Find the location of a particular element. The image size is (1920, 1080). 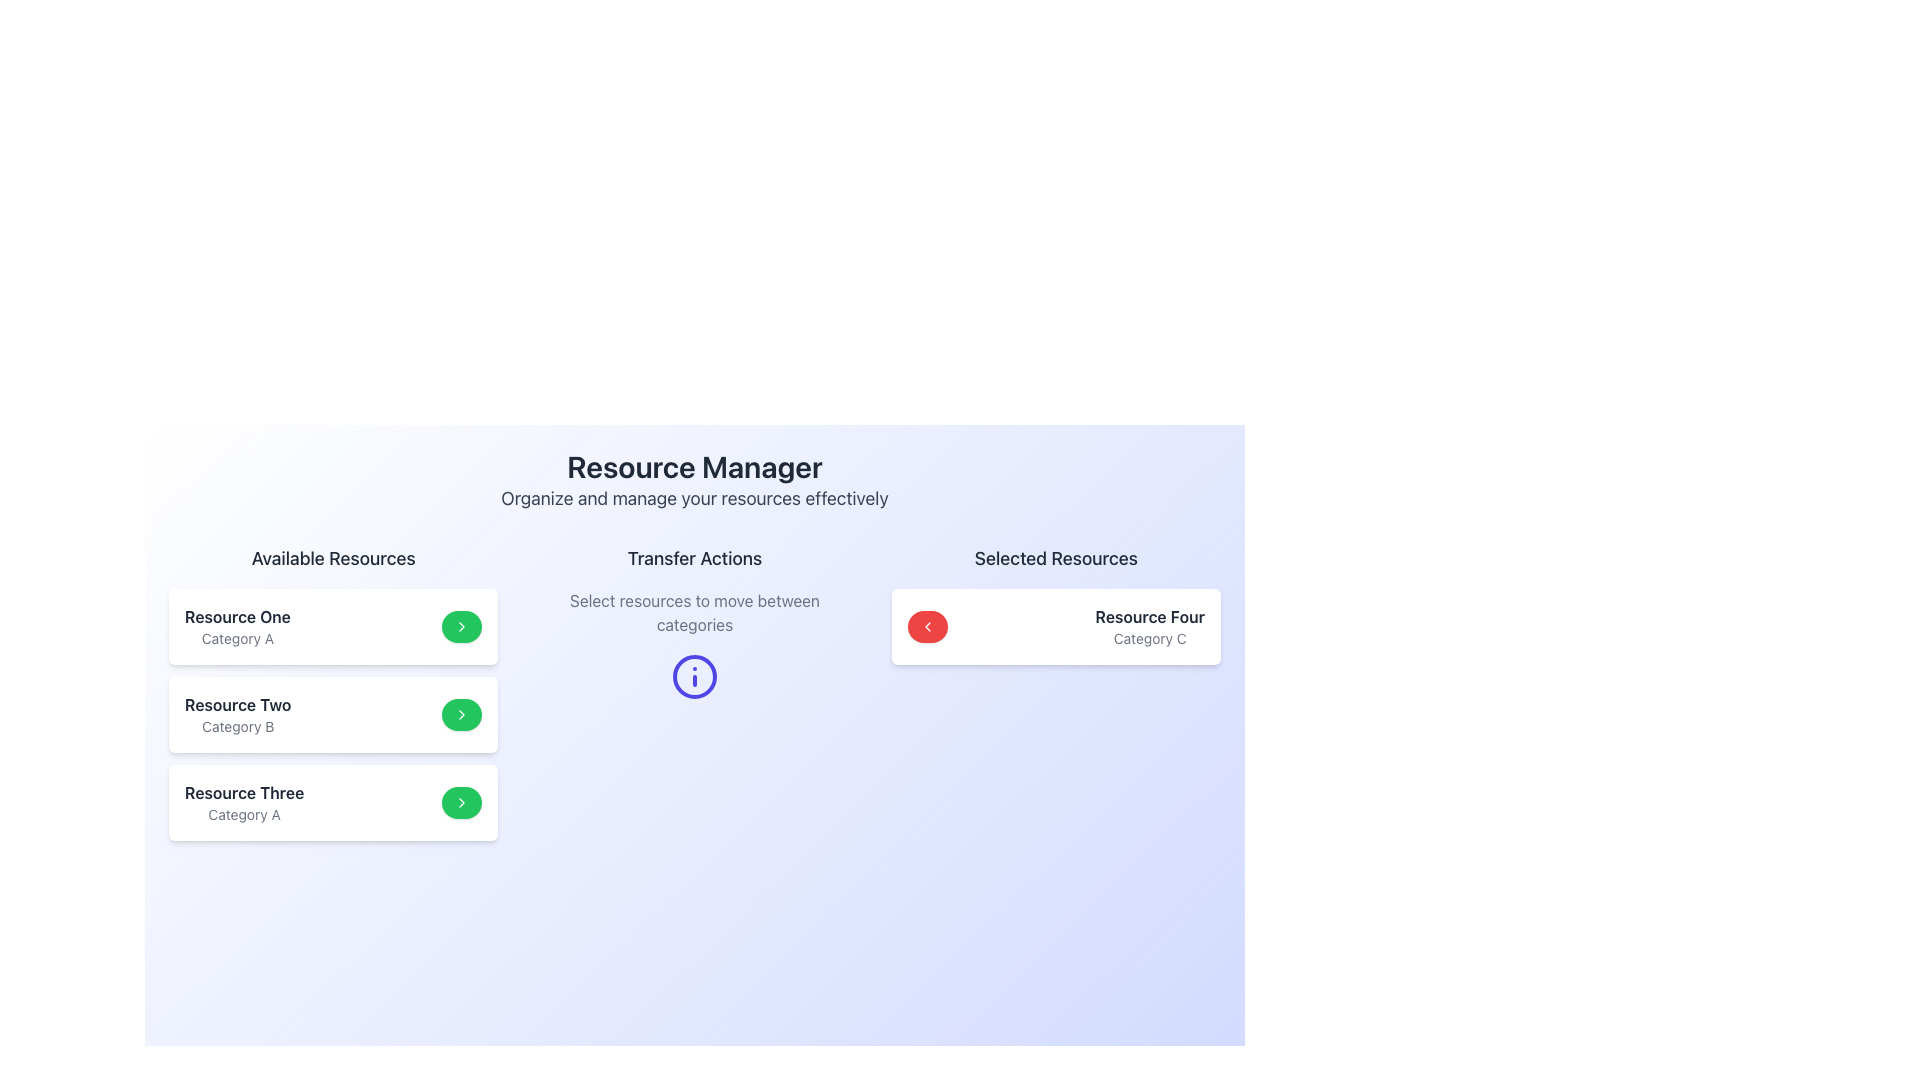

the text label that reads 'Category B', which is styled in gray and located below the title 'Resource Two' in the second panel of the 'Available Resources' section is located at coordinates (238, 726).